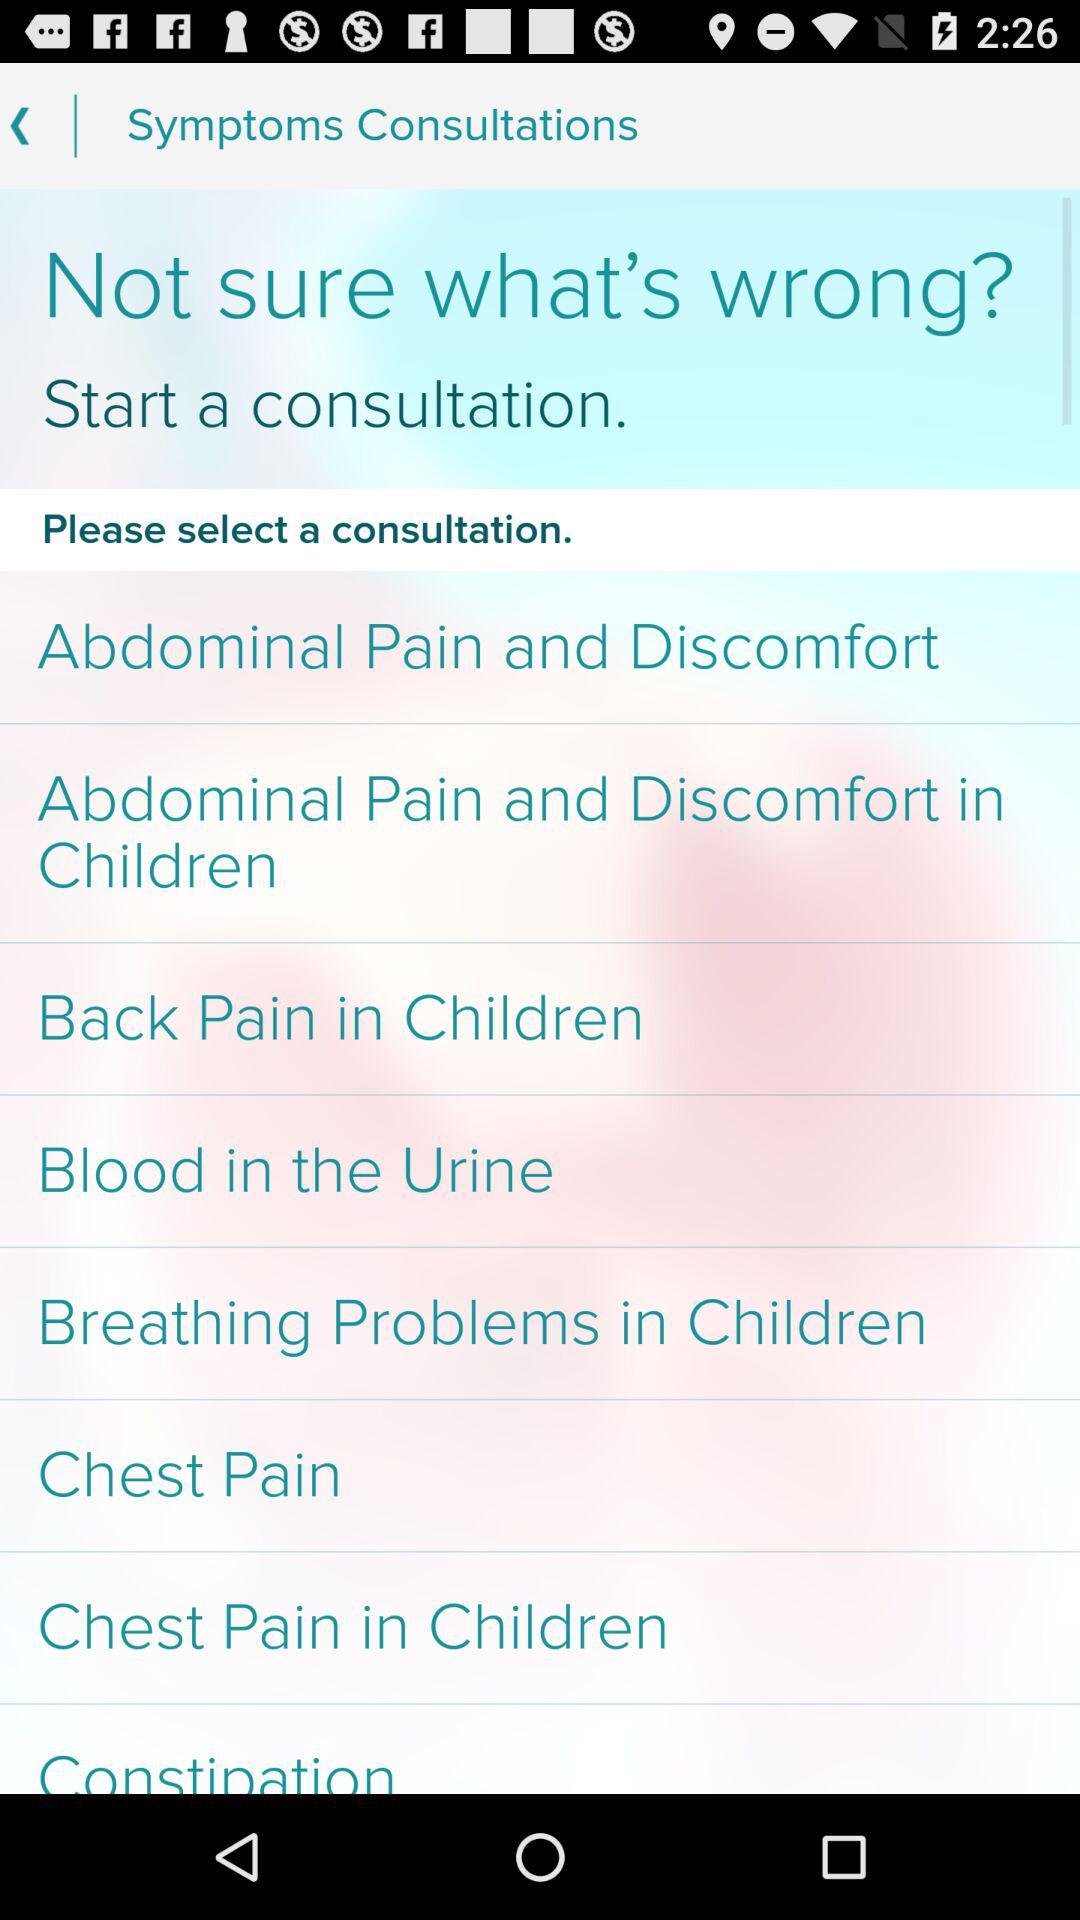 This screenshot has height=1920, width=1080. Describe the element at coordinates (540, 1171) in the screenshot. I see `app above breathing problems in item` at that location.